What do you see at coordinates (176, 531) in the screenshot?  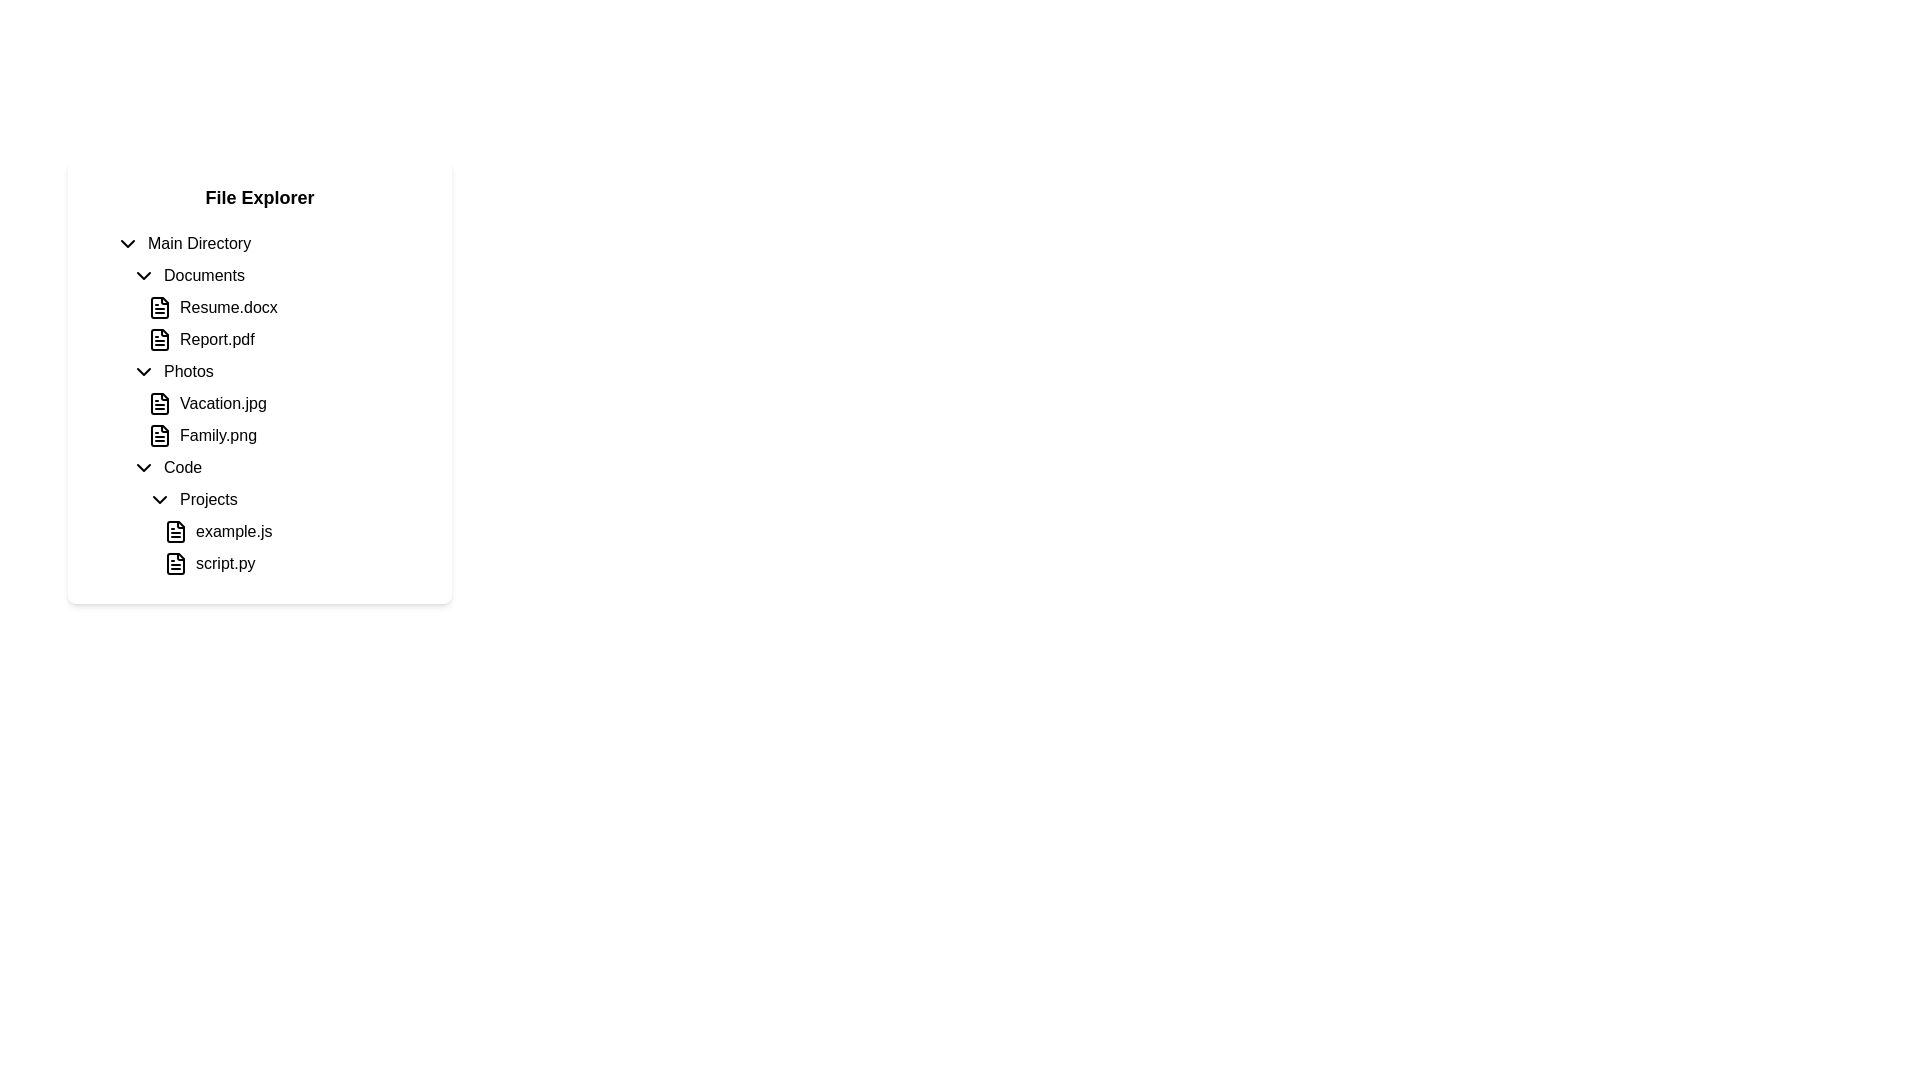 I see `the file icon representing 'example.js' located in the 'Projects' subsection of the 'Code' directory` at bounding box center [176, 531].